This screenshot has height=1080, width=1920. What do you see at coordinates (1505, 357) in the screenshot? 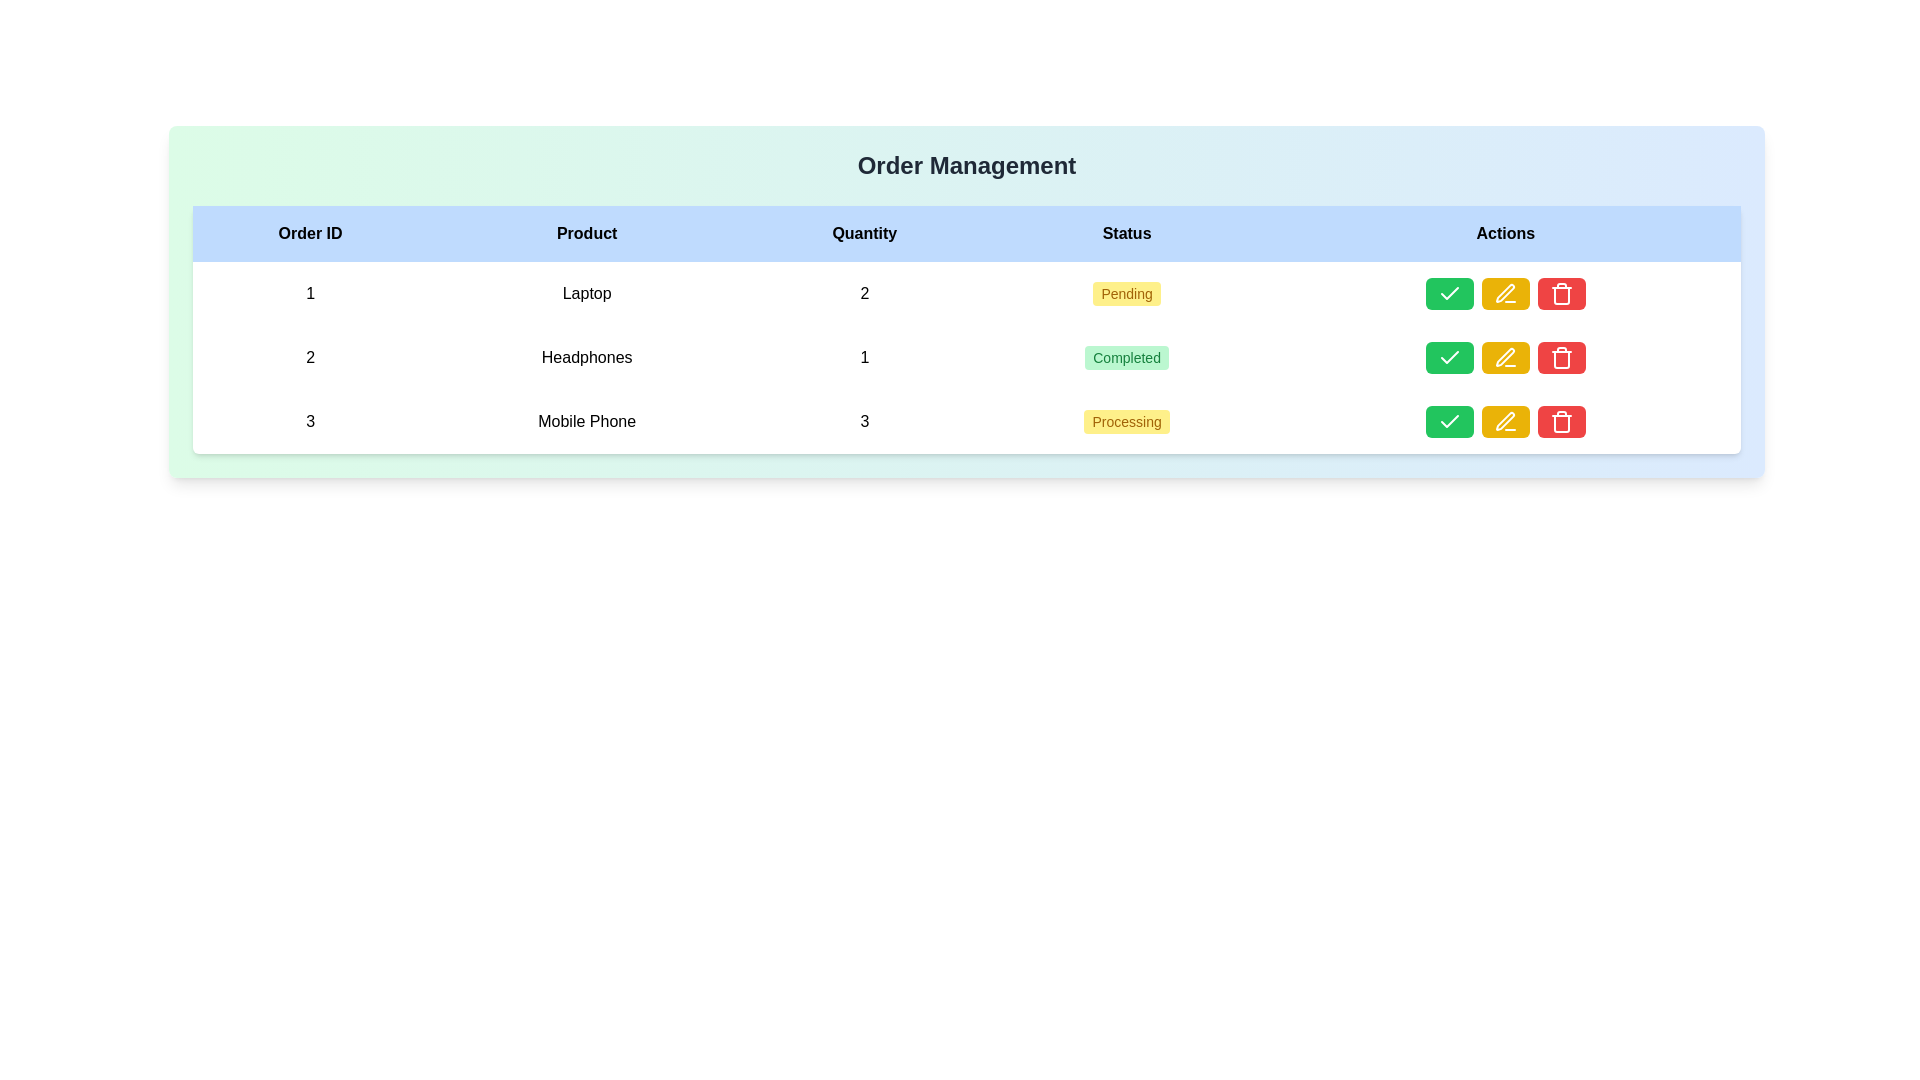
I see `the group of interactive buttons in the 'Actions' column of the 'Order Management' table for the 'Headphones' entry` at bounding box center [1505, 357].